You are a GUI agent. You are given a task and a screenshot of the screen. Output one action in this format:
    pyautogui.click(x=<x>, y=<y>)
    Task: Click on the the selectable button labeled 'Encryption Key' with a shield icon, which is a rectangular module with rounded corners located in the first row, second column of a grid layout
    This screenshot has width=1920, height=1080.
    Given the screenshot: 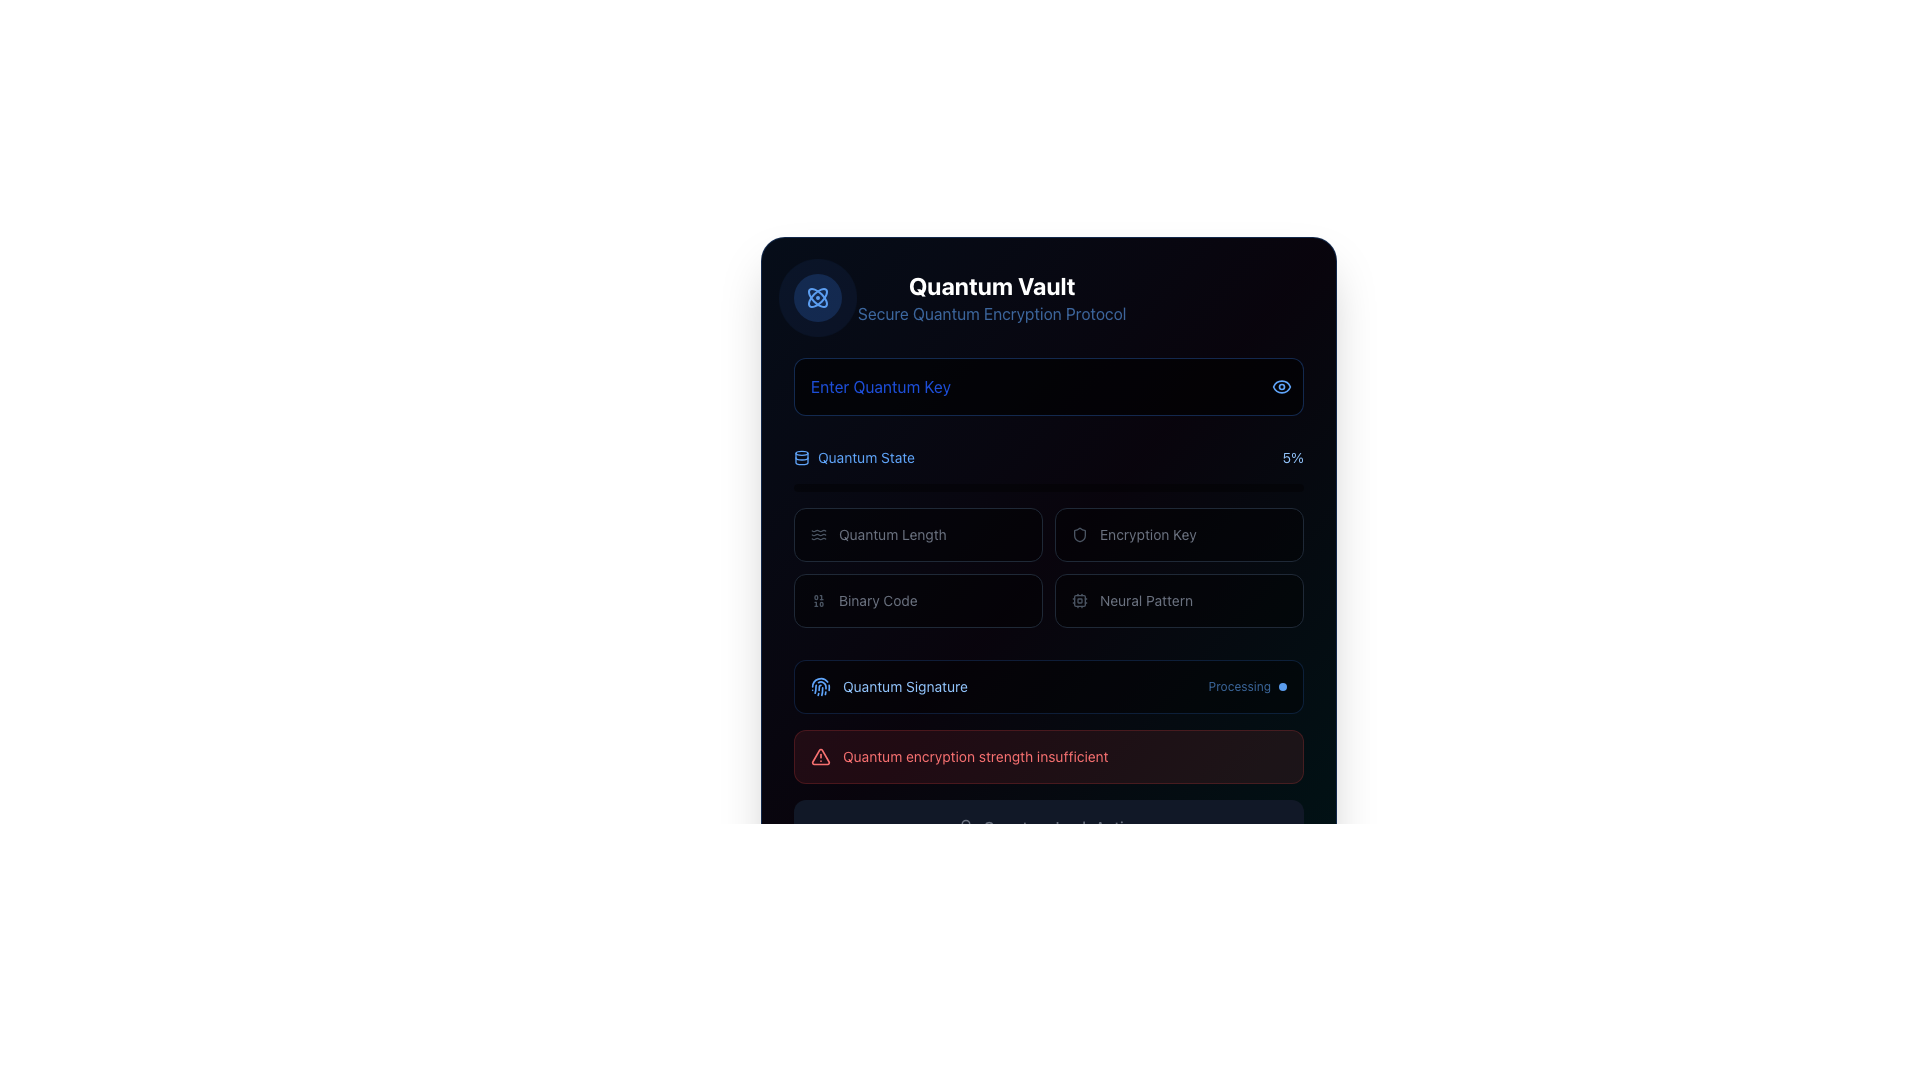 What is the action you would take?
    pyautogui.click(x=1179, y=534)
    